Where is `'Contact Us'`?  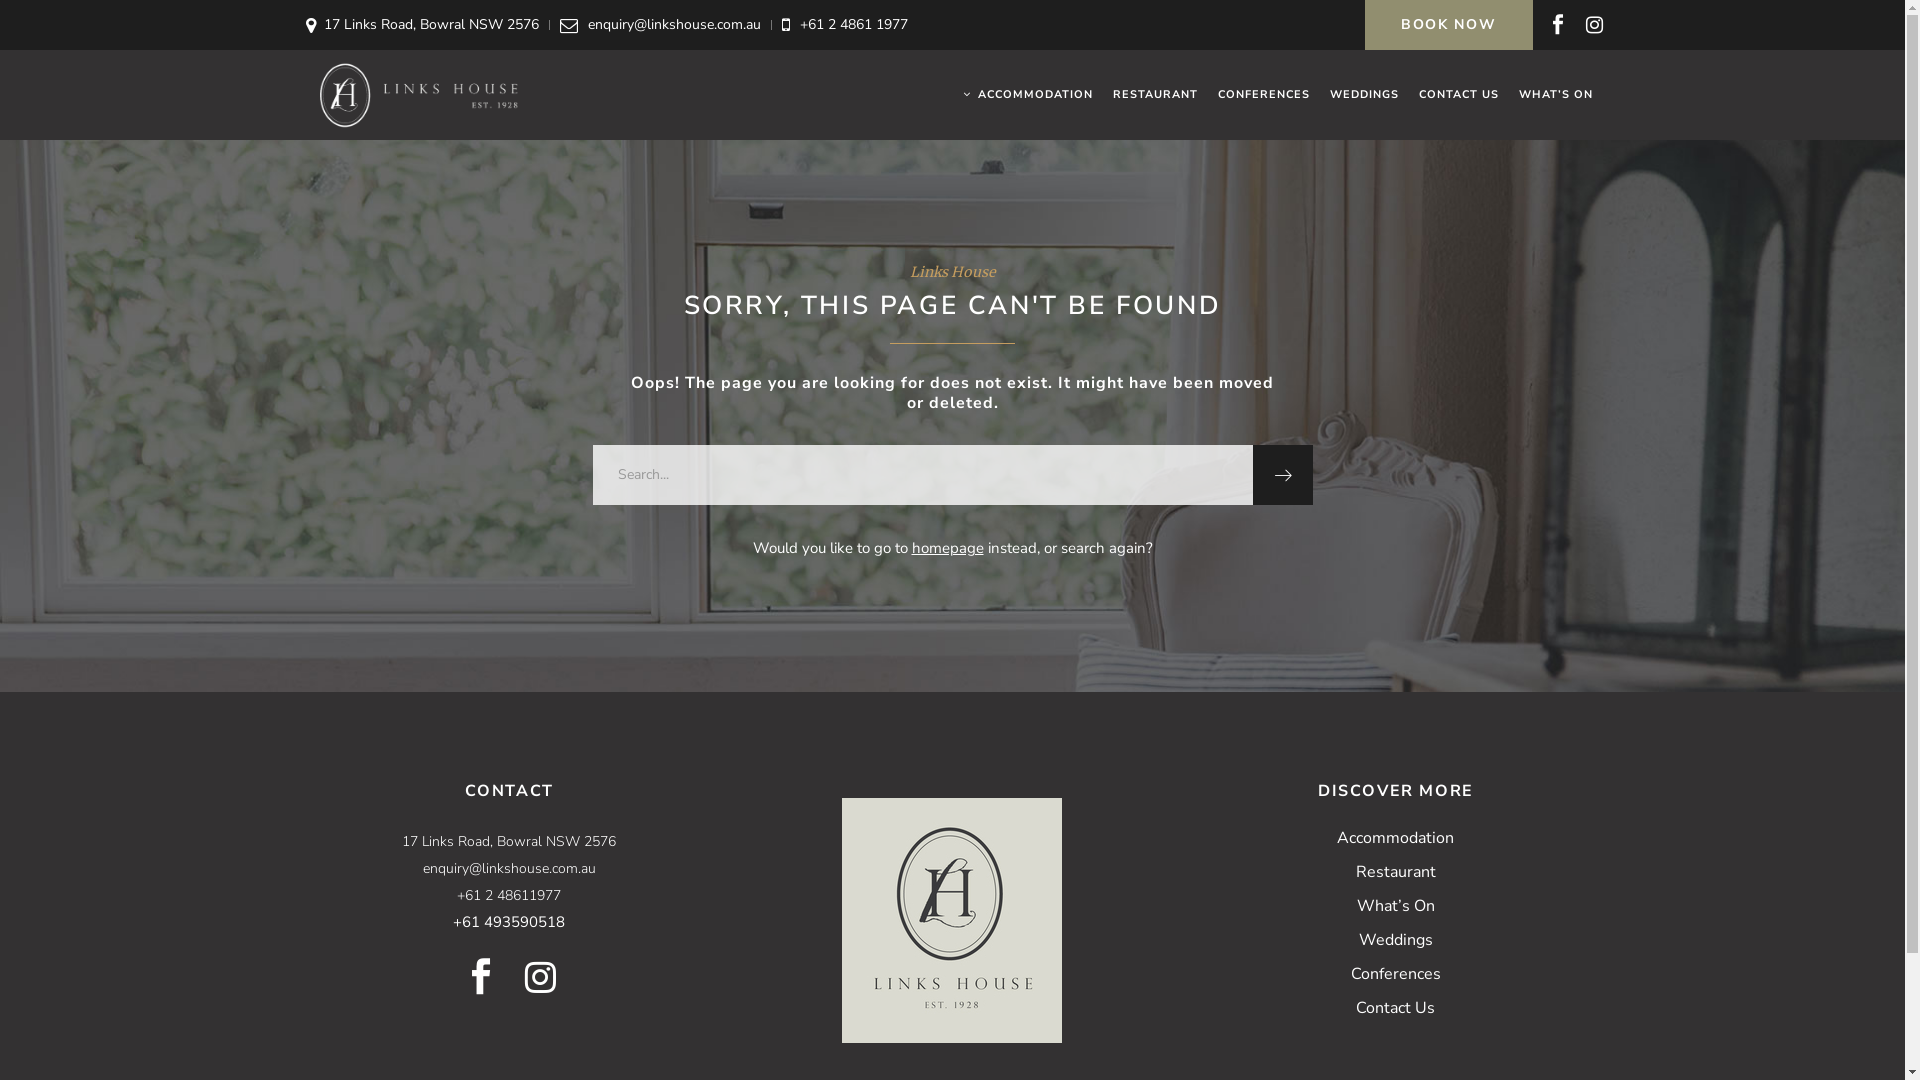 'Contact Us' is located at coordinates (1394, 1007).